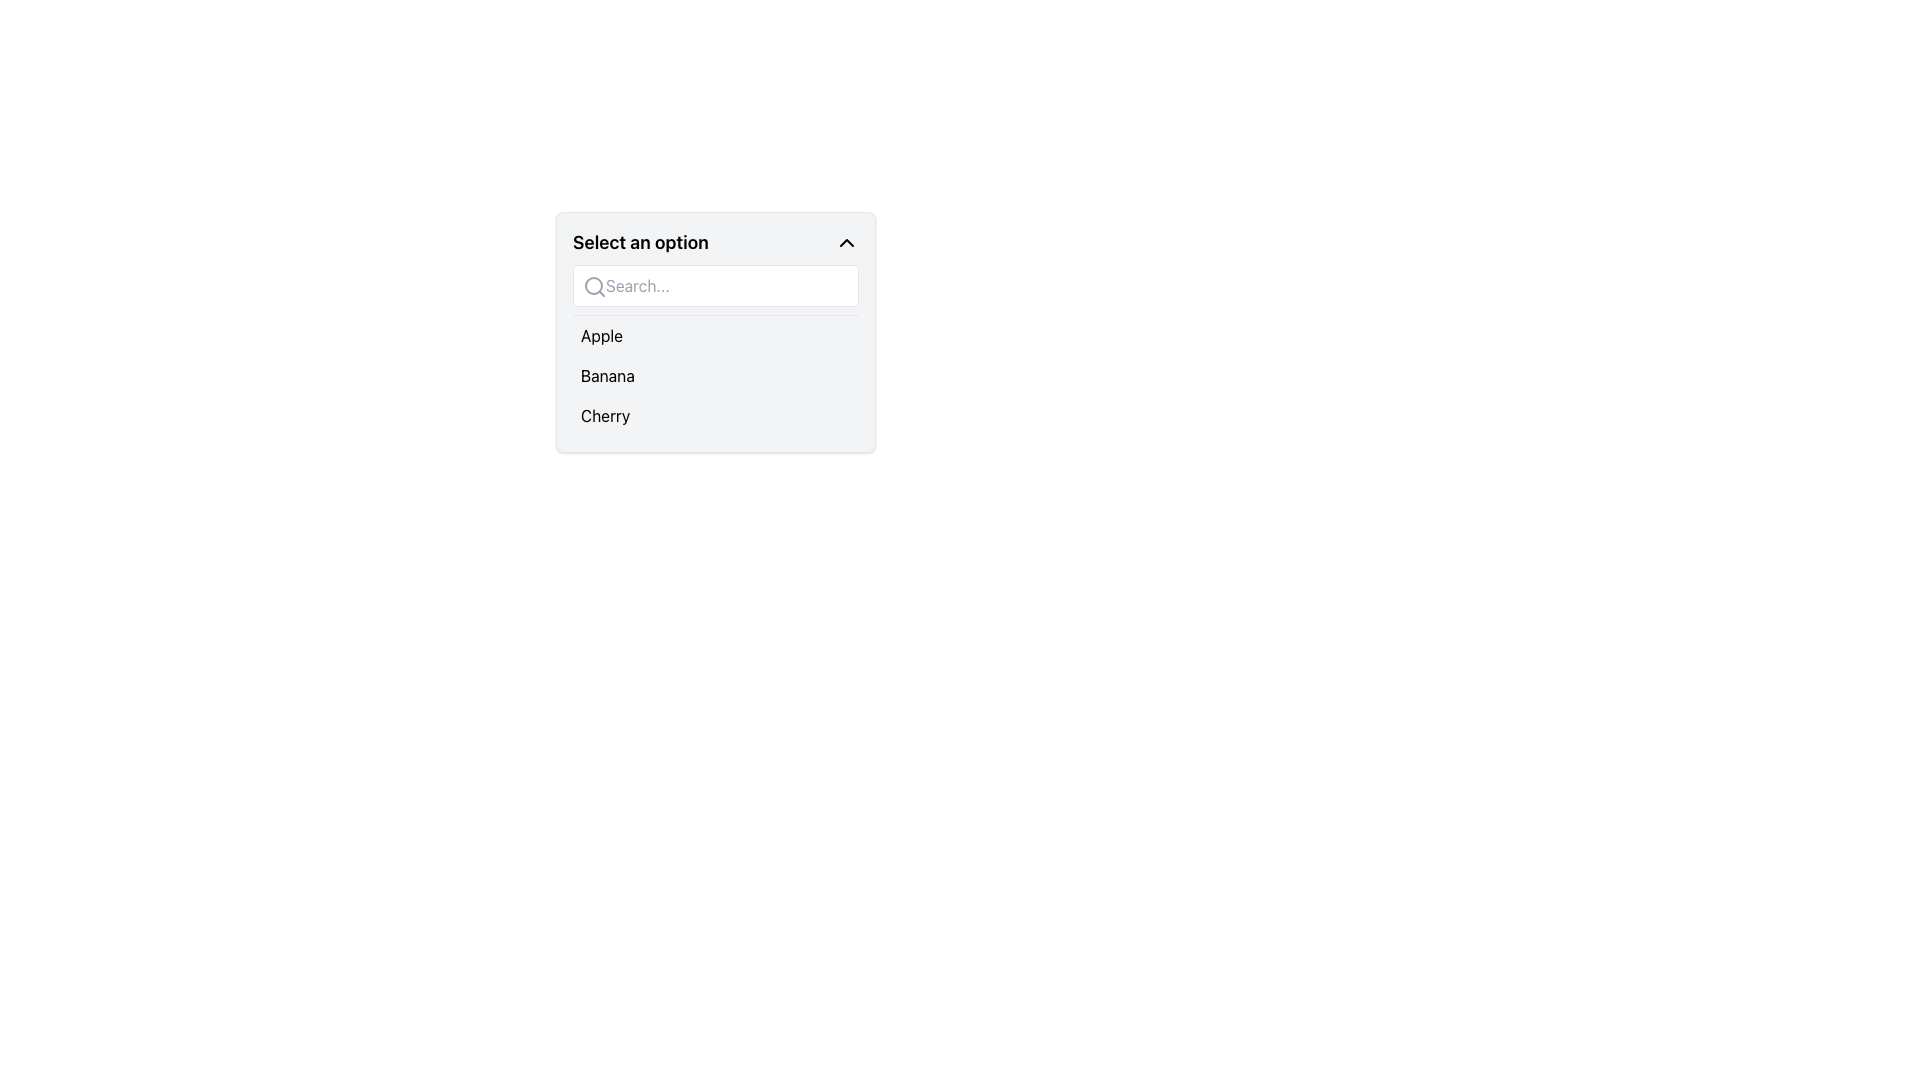  I want to click on the selectable option labeled 'Apple' in the dropdown menu to trigger a hover effect, so click(715, 334).